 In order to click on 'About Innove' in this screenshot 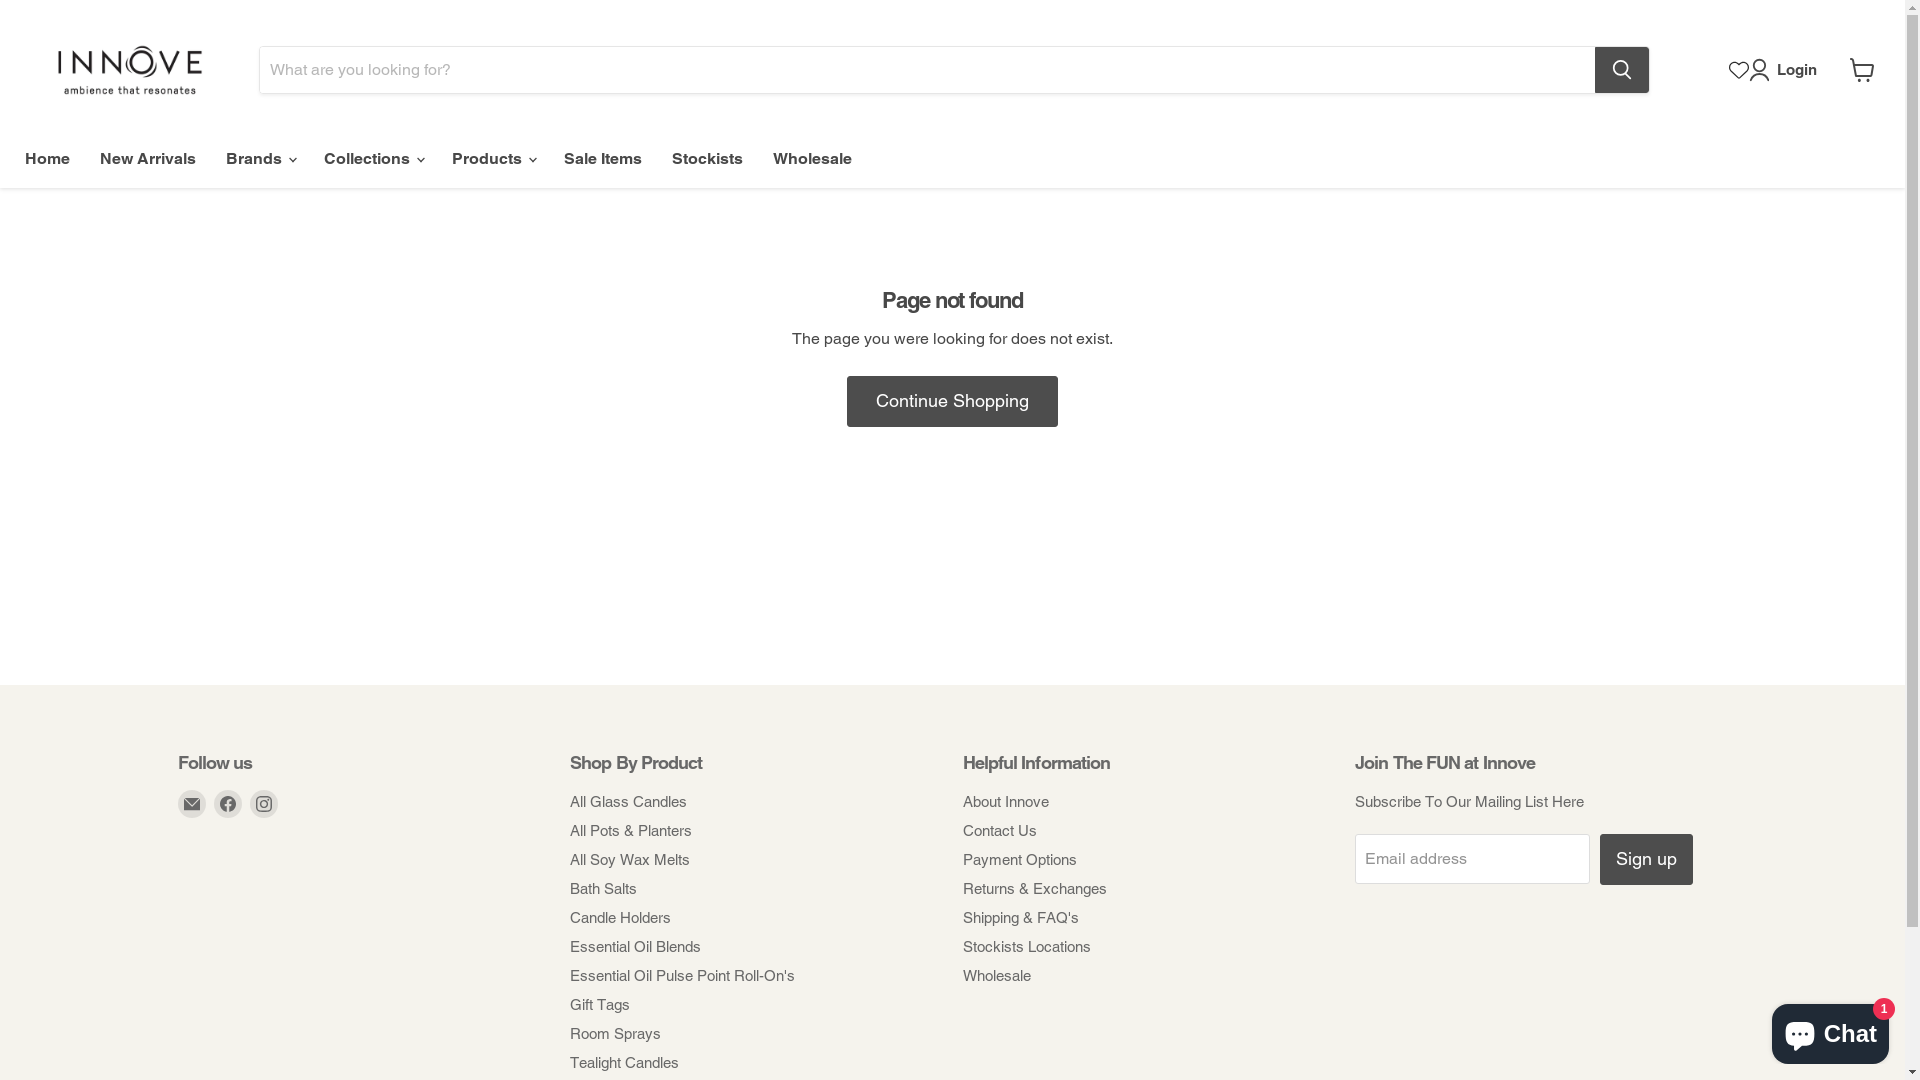, I will do `click(1004, 800)`.